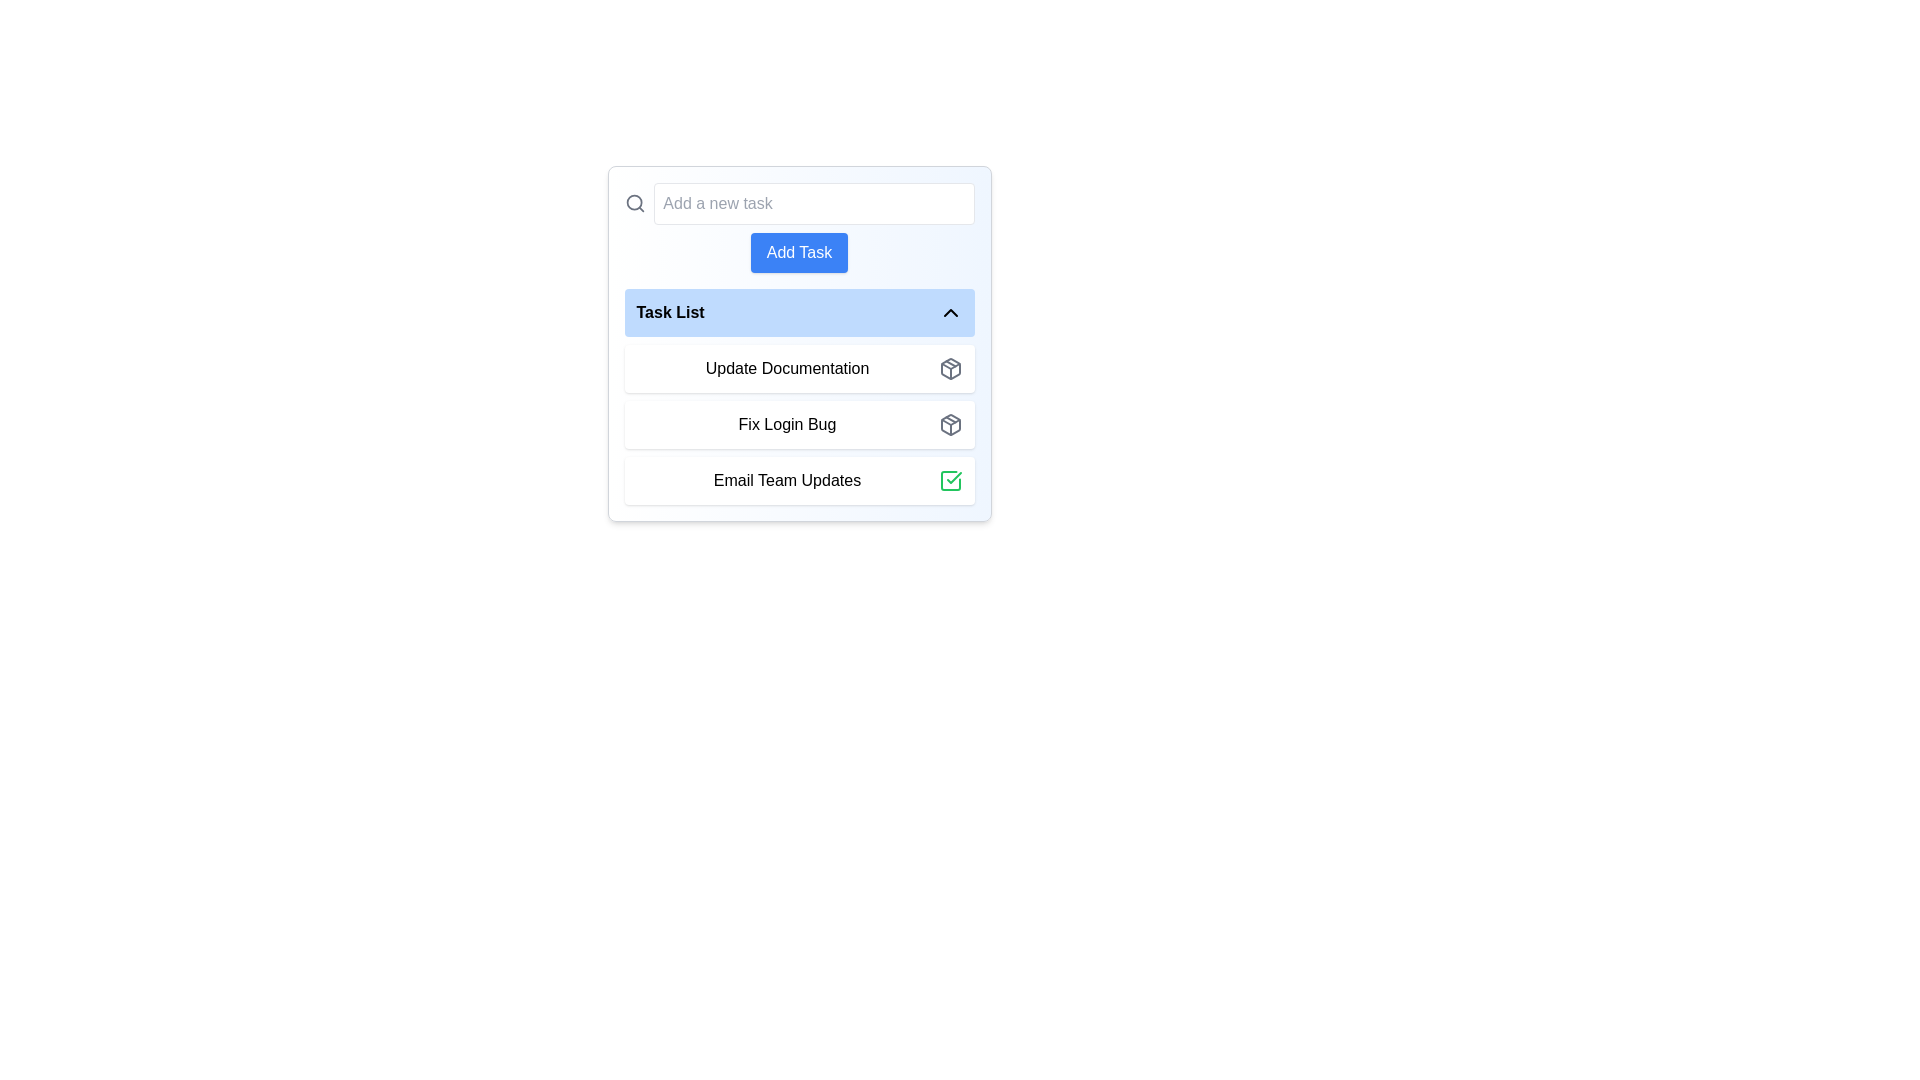  I want to click on the Chevron Up icon located to the right of the 'Task List' label, so click(949, 312).